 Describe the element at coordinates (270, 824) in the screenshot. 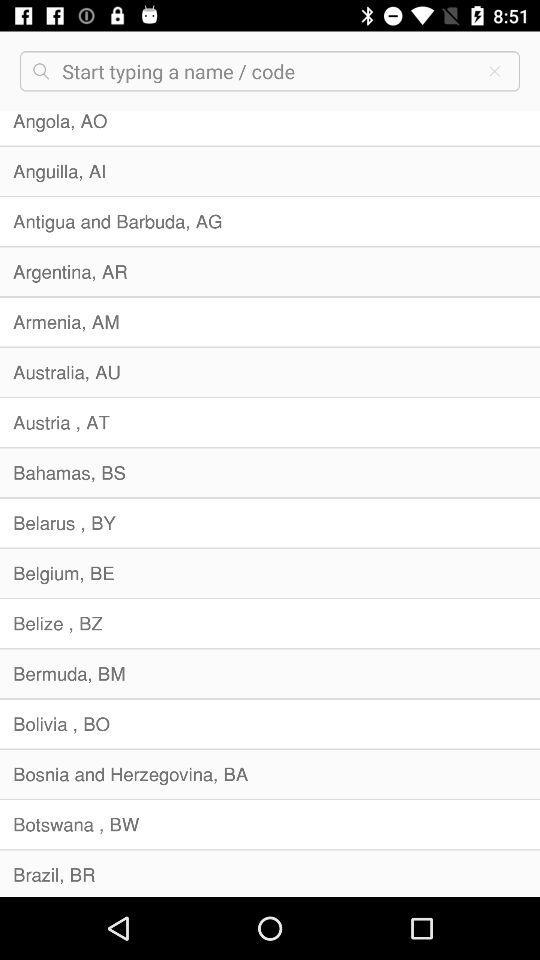

I see `item above the brazil, br icon` at that location.